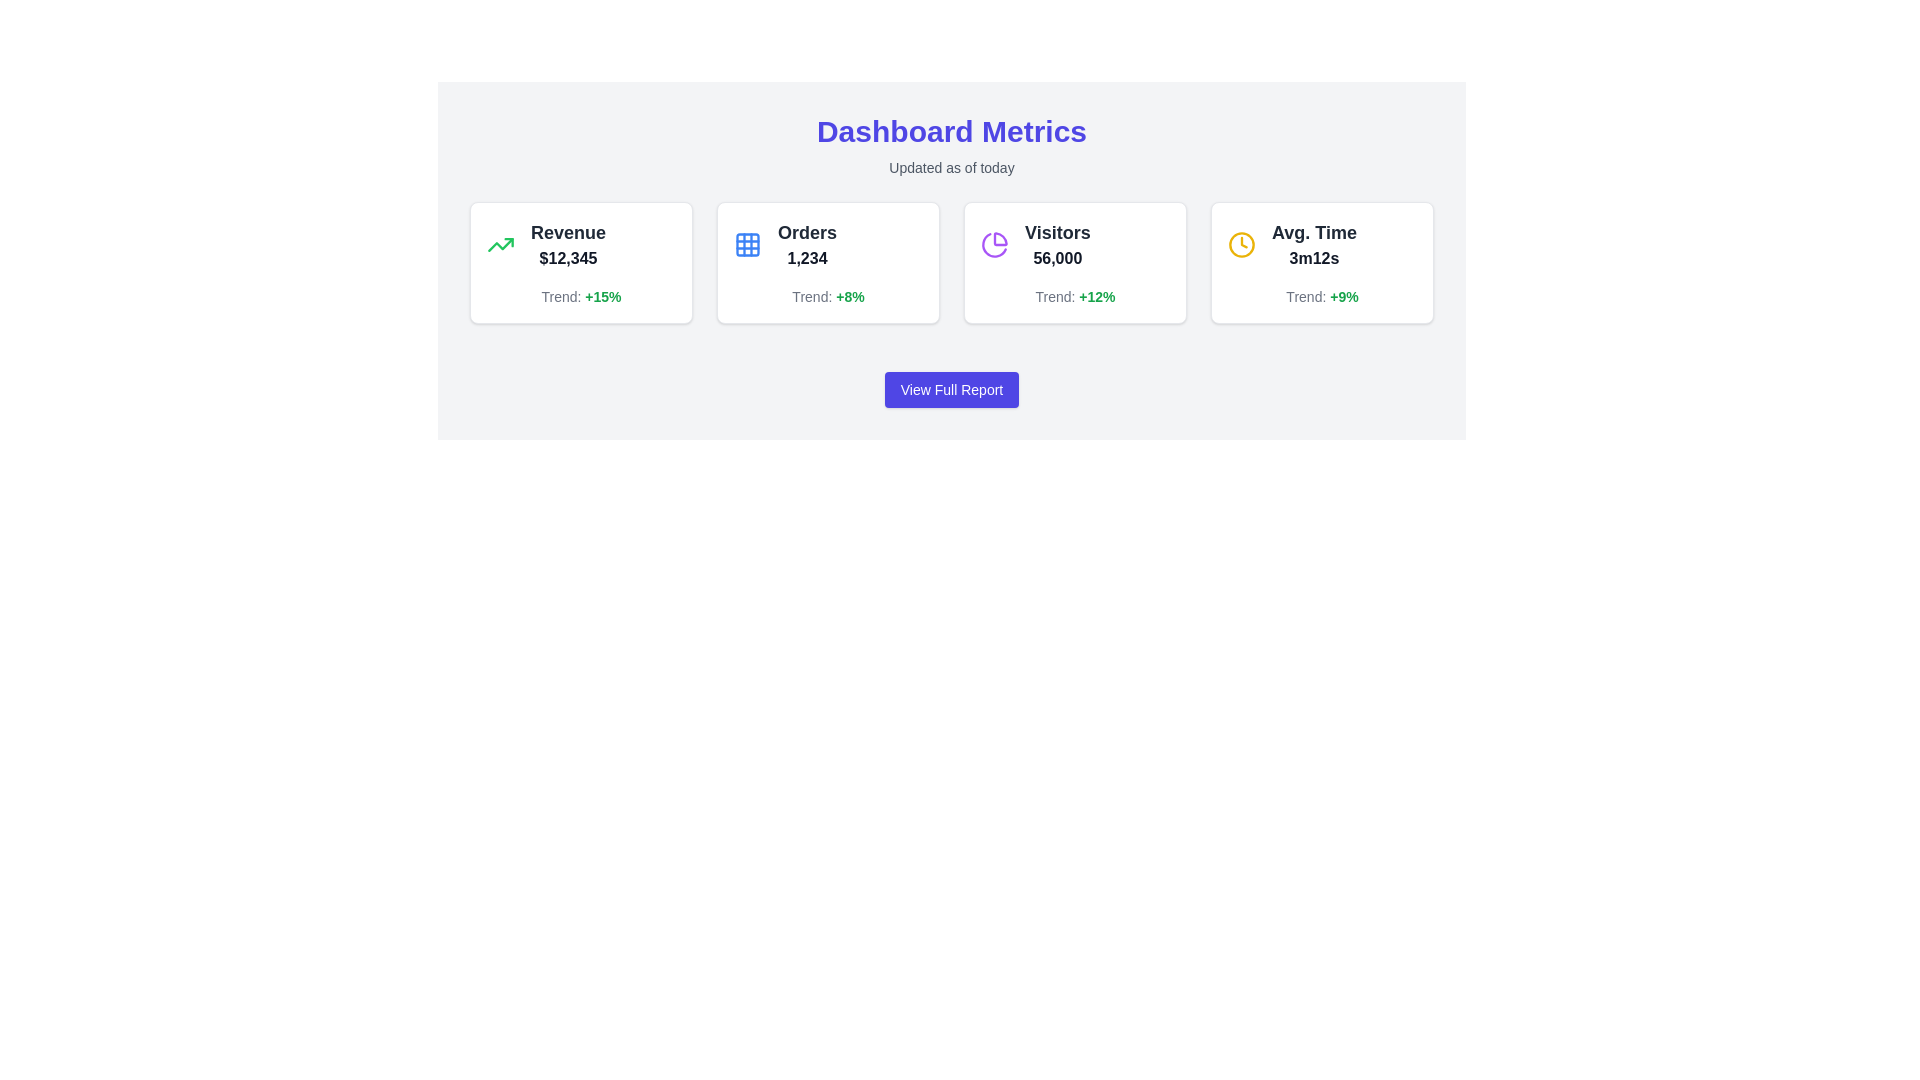  Describe the element at coordinates (747, 244) in the screenshot. I see `the top-left square of the 3x3 grid icon, which is part of the graphical component situated centrally along the top of the interface above the main dashboard content` at that location.